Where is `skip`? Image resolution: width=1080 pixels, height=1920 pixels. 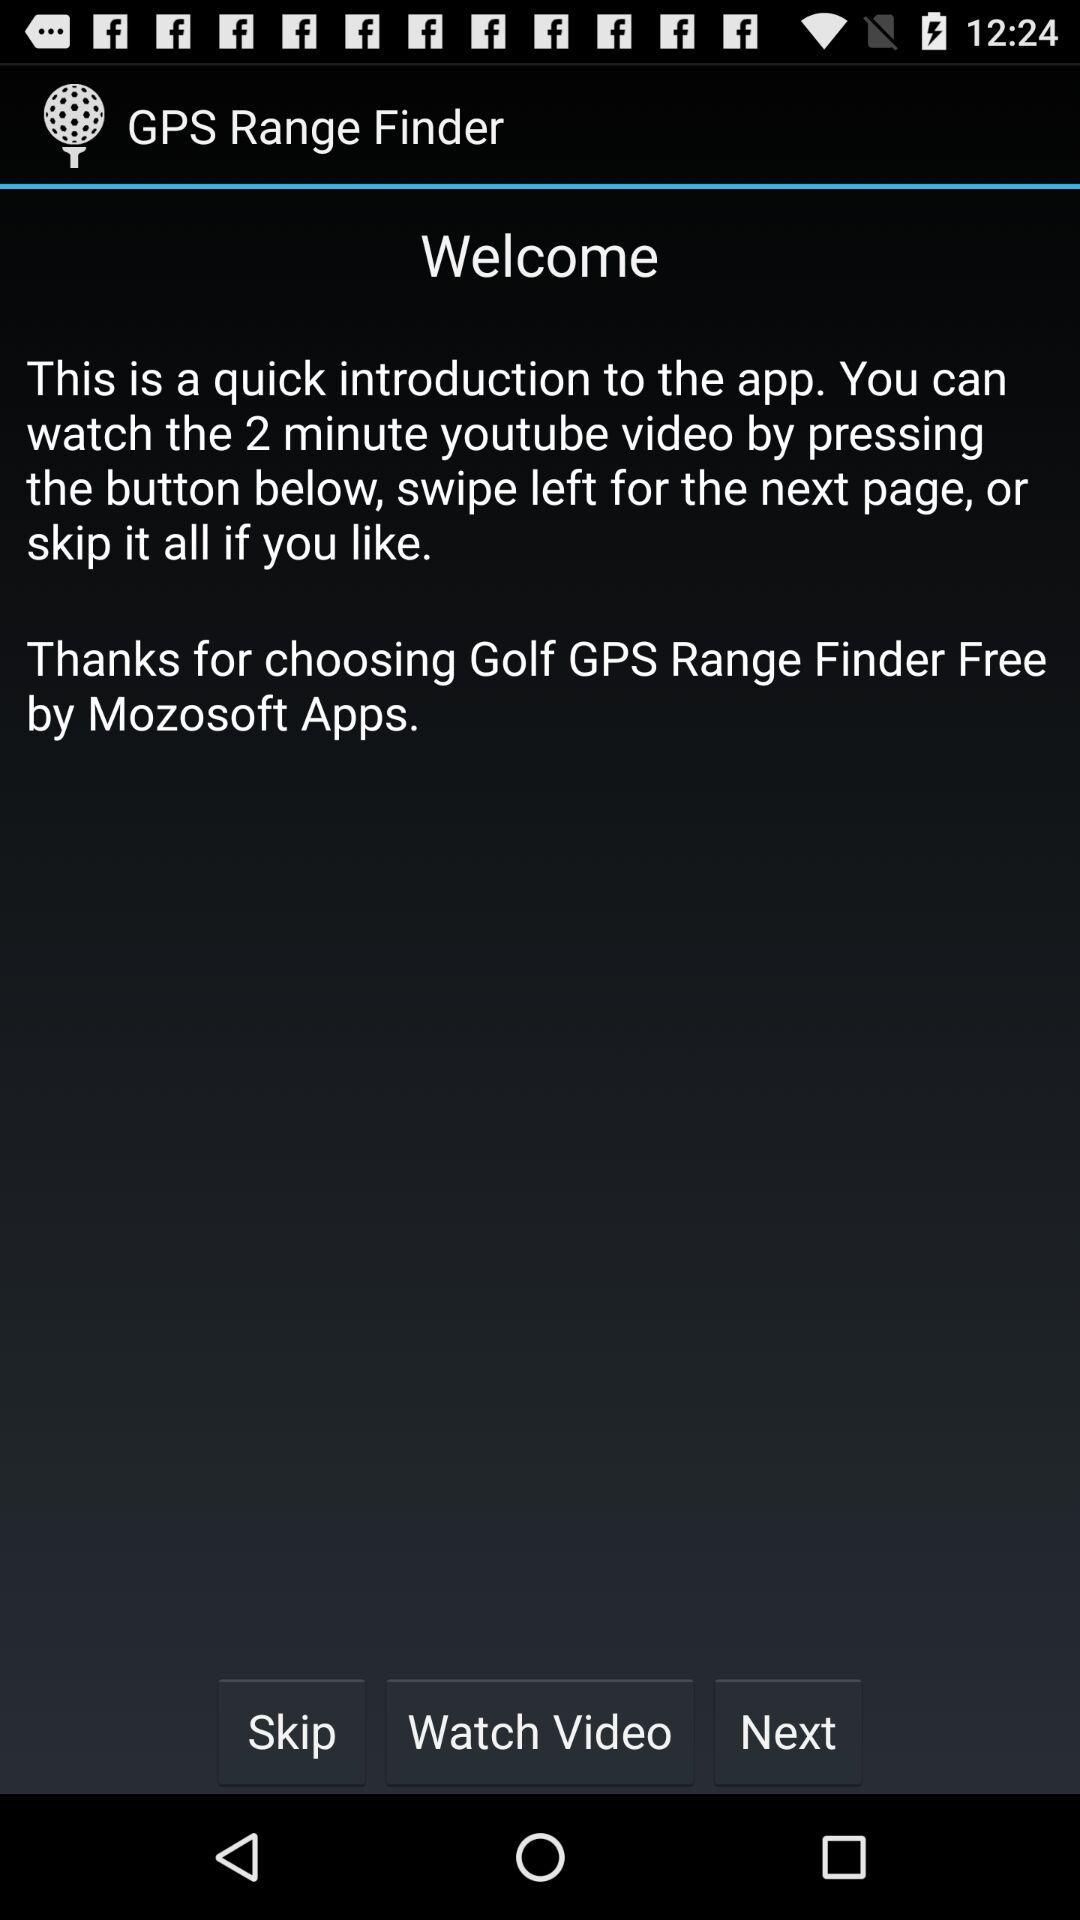 skip is located at coordinates (291, 1730).